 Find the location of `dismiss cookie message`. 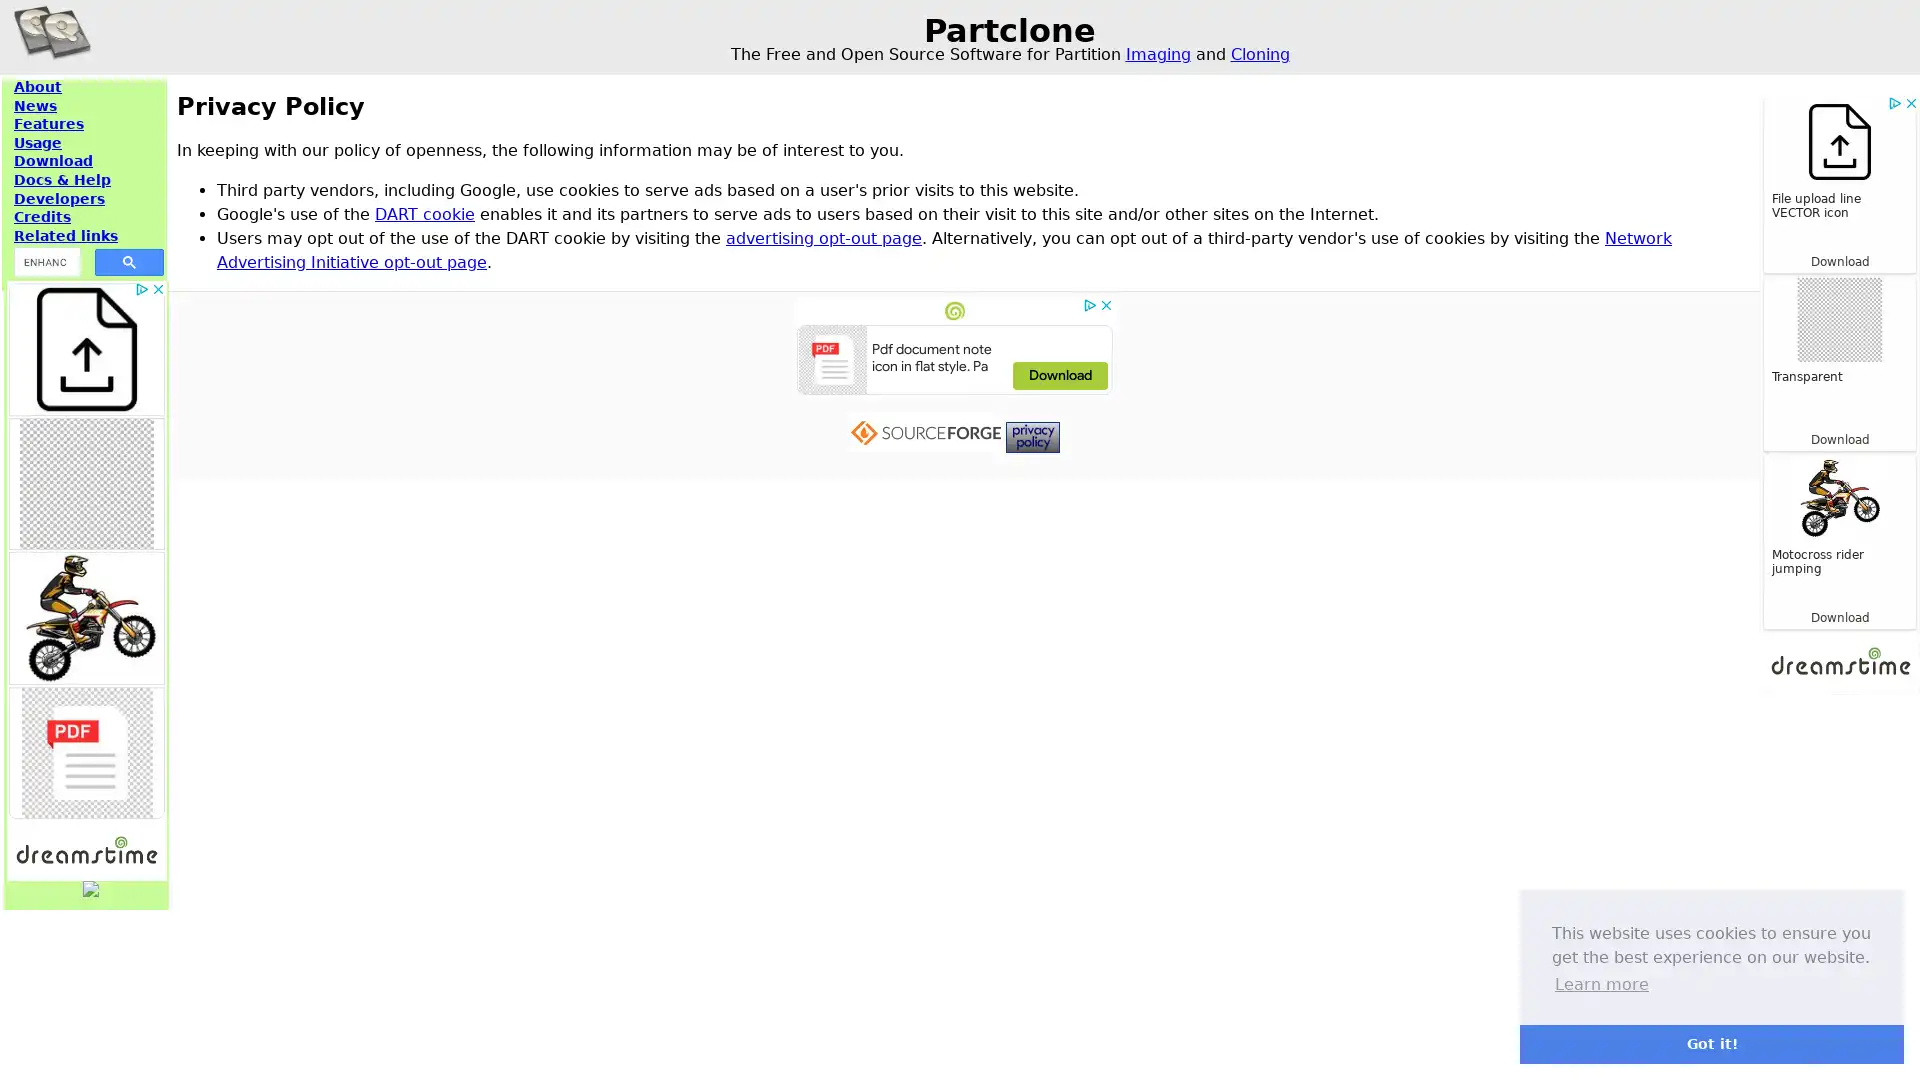

dismiss cookie message is located at coordinates (1711, 1043).